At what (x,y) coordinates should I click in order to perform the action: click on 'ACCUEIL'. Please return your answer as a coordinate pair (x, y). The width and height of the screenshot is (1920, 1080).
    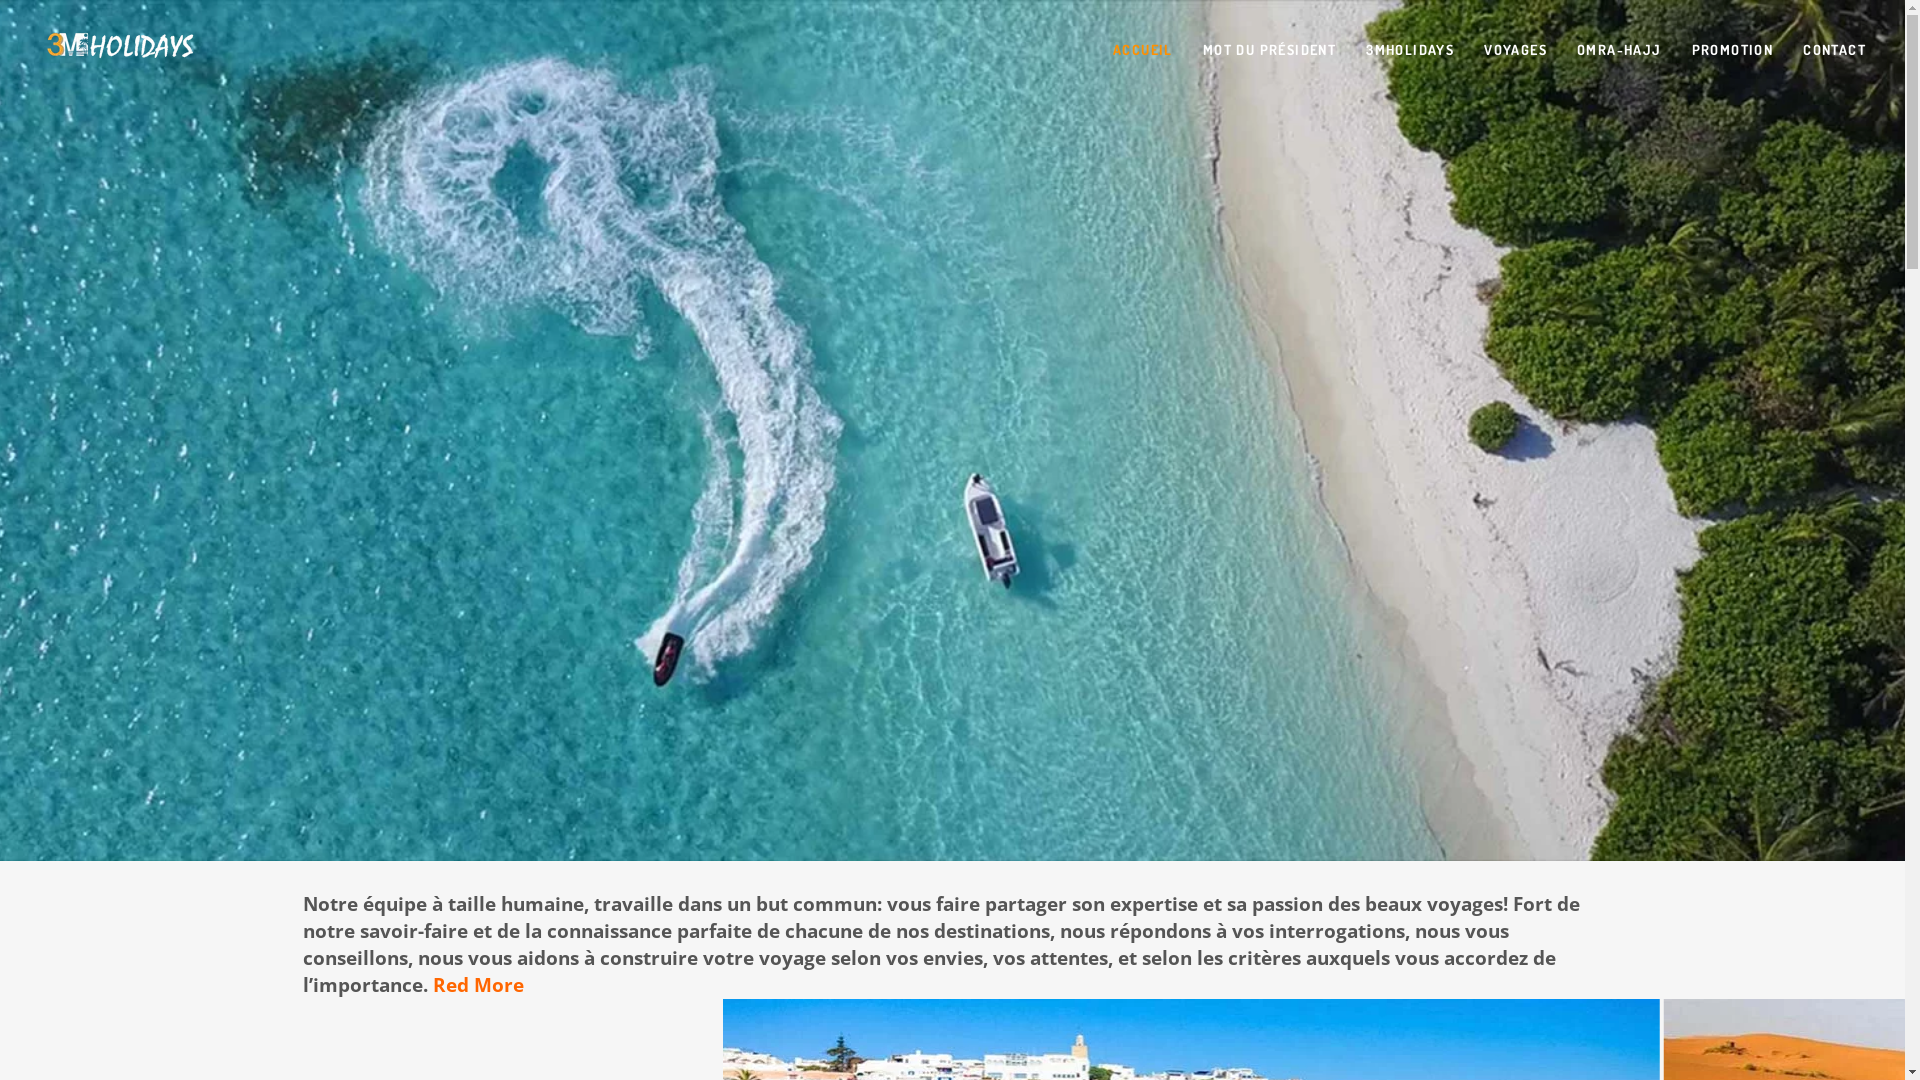
    Looking at the image, I should click on (1142, 49).